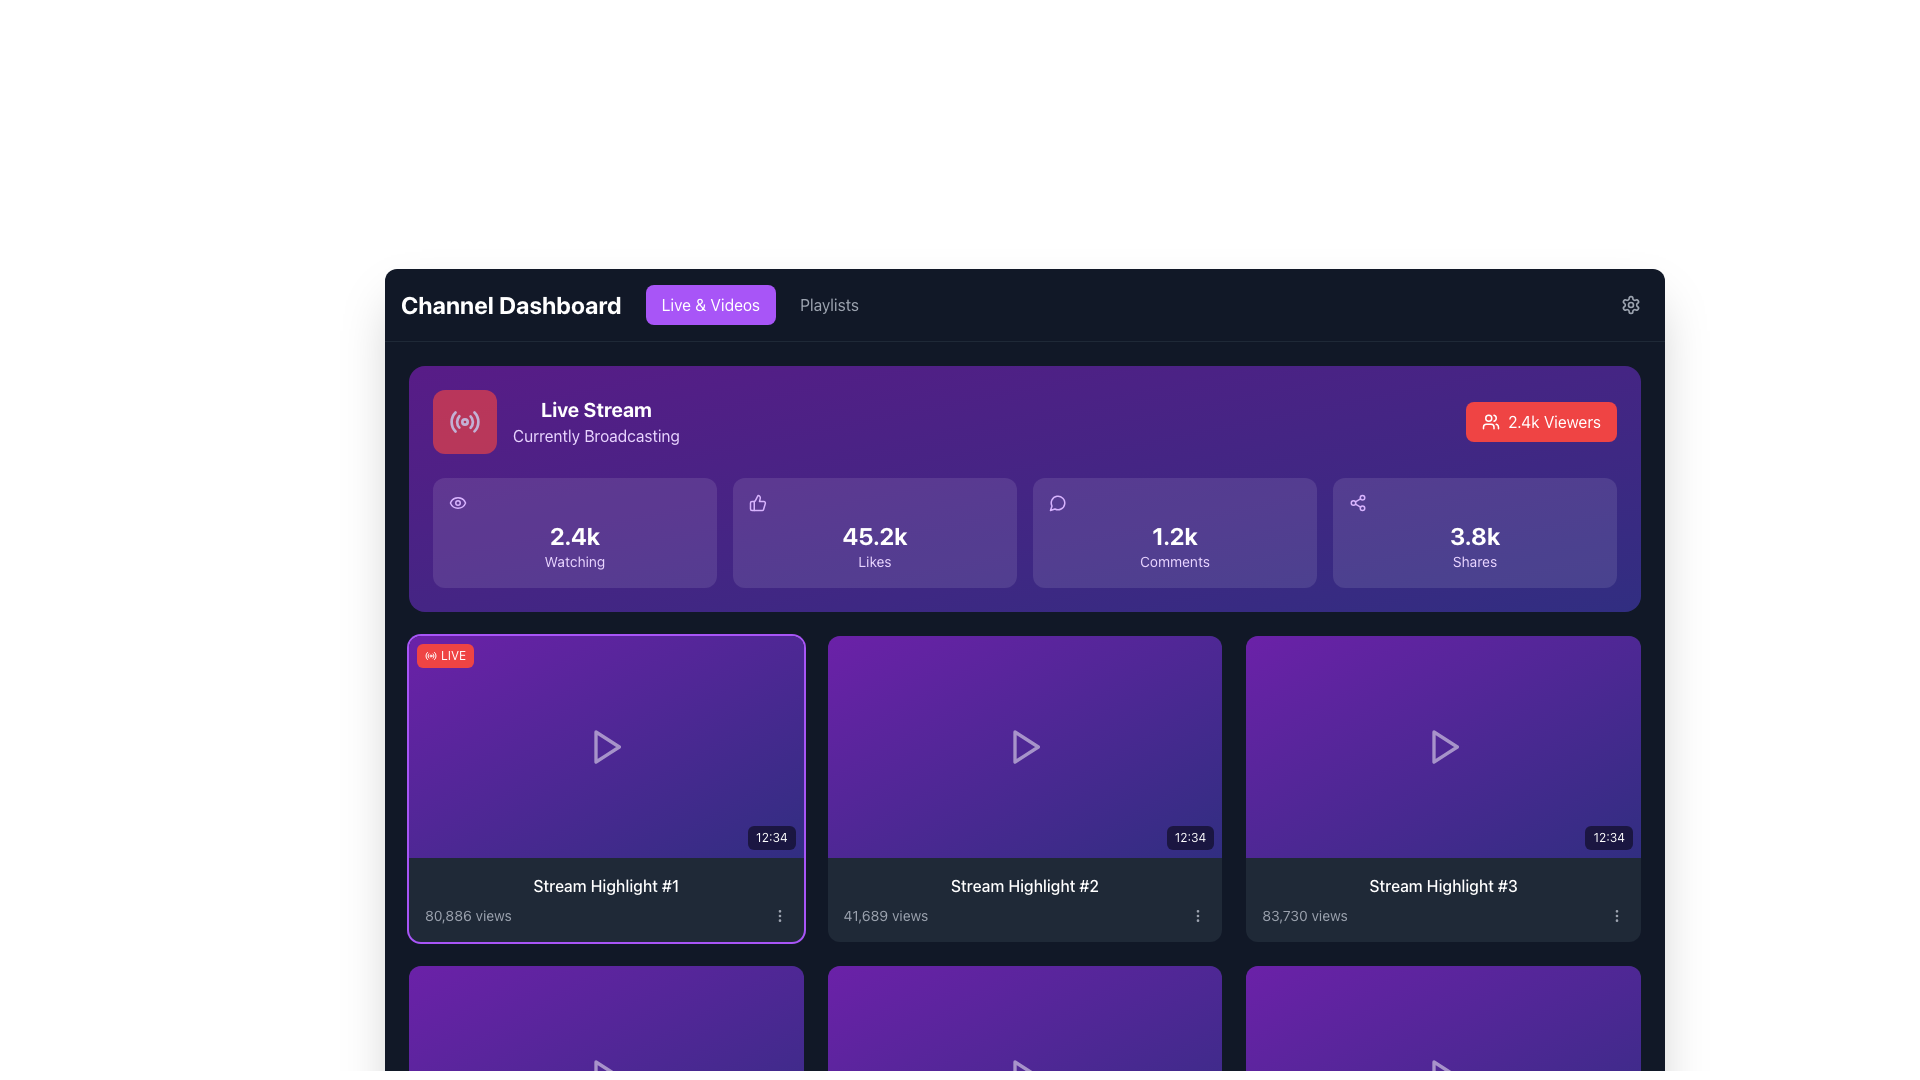 The width and height of the screenshot is (1920, 1080). I want to click on the user group icon within the red button labeled '2.4k Viewers' located in the top-right section of the interface, so click(1491, 420).